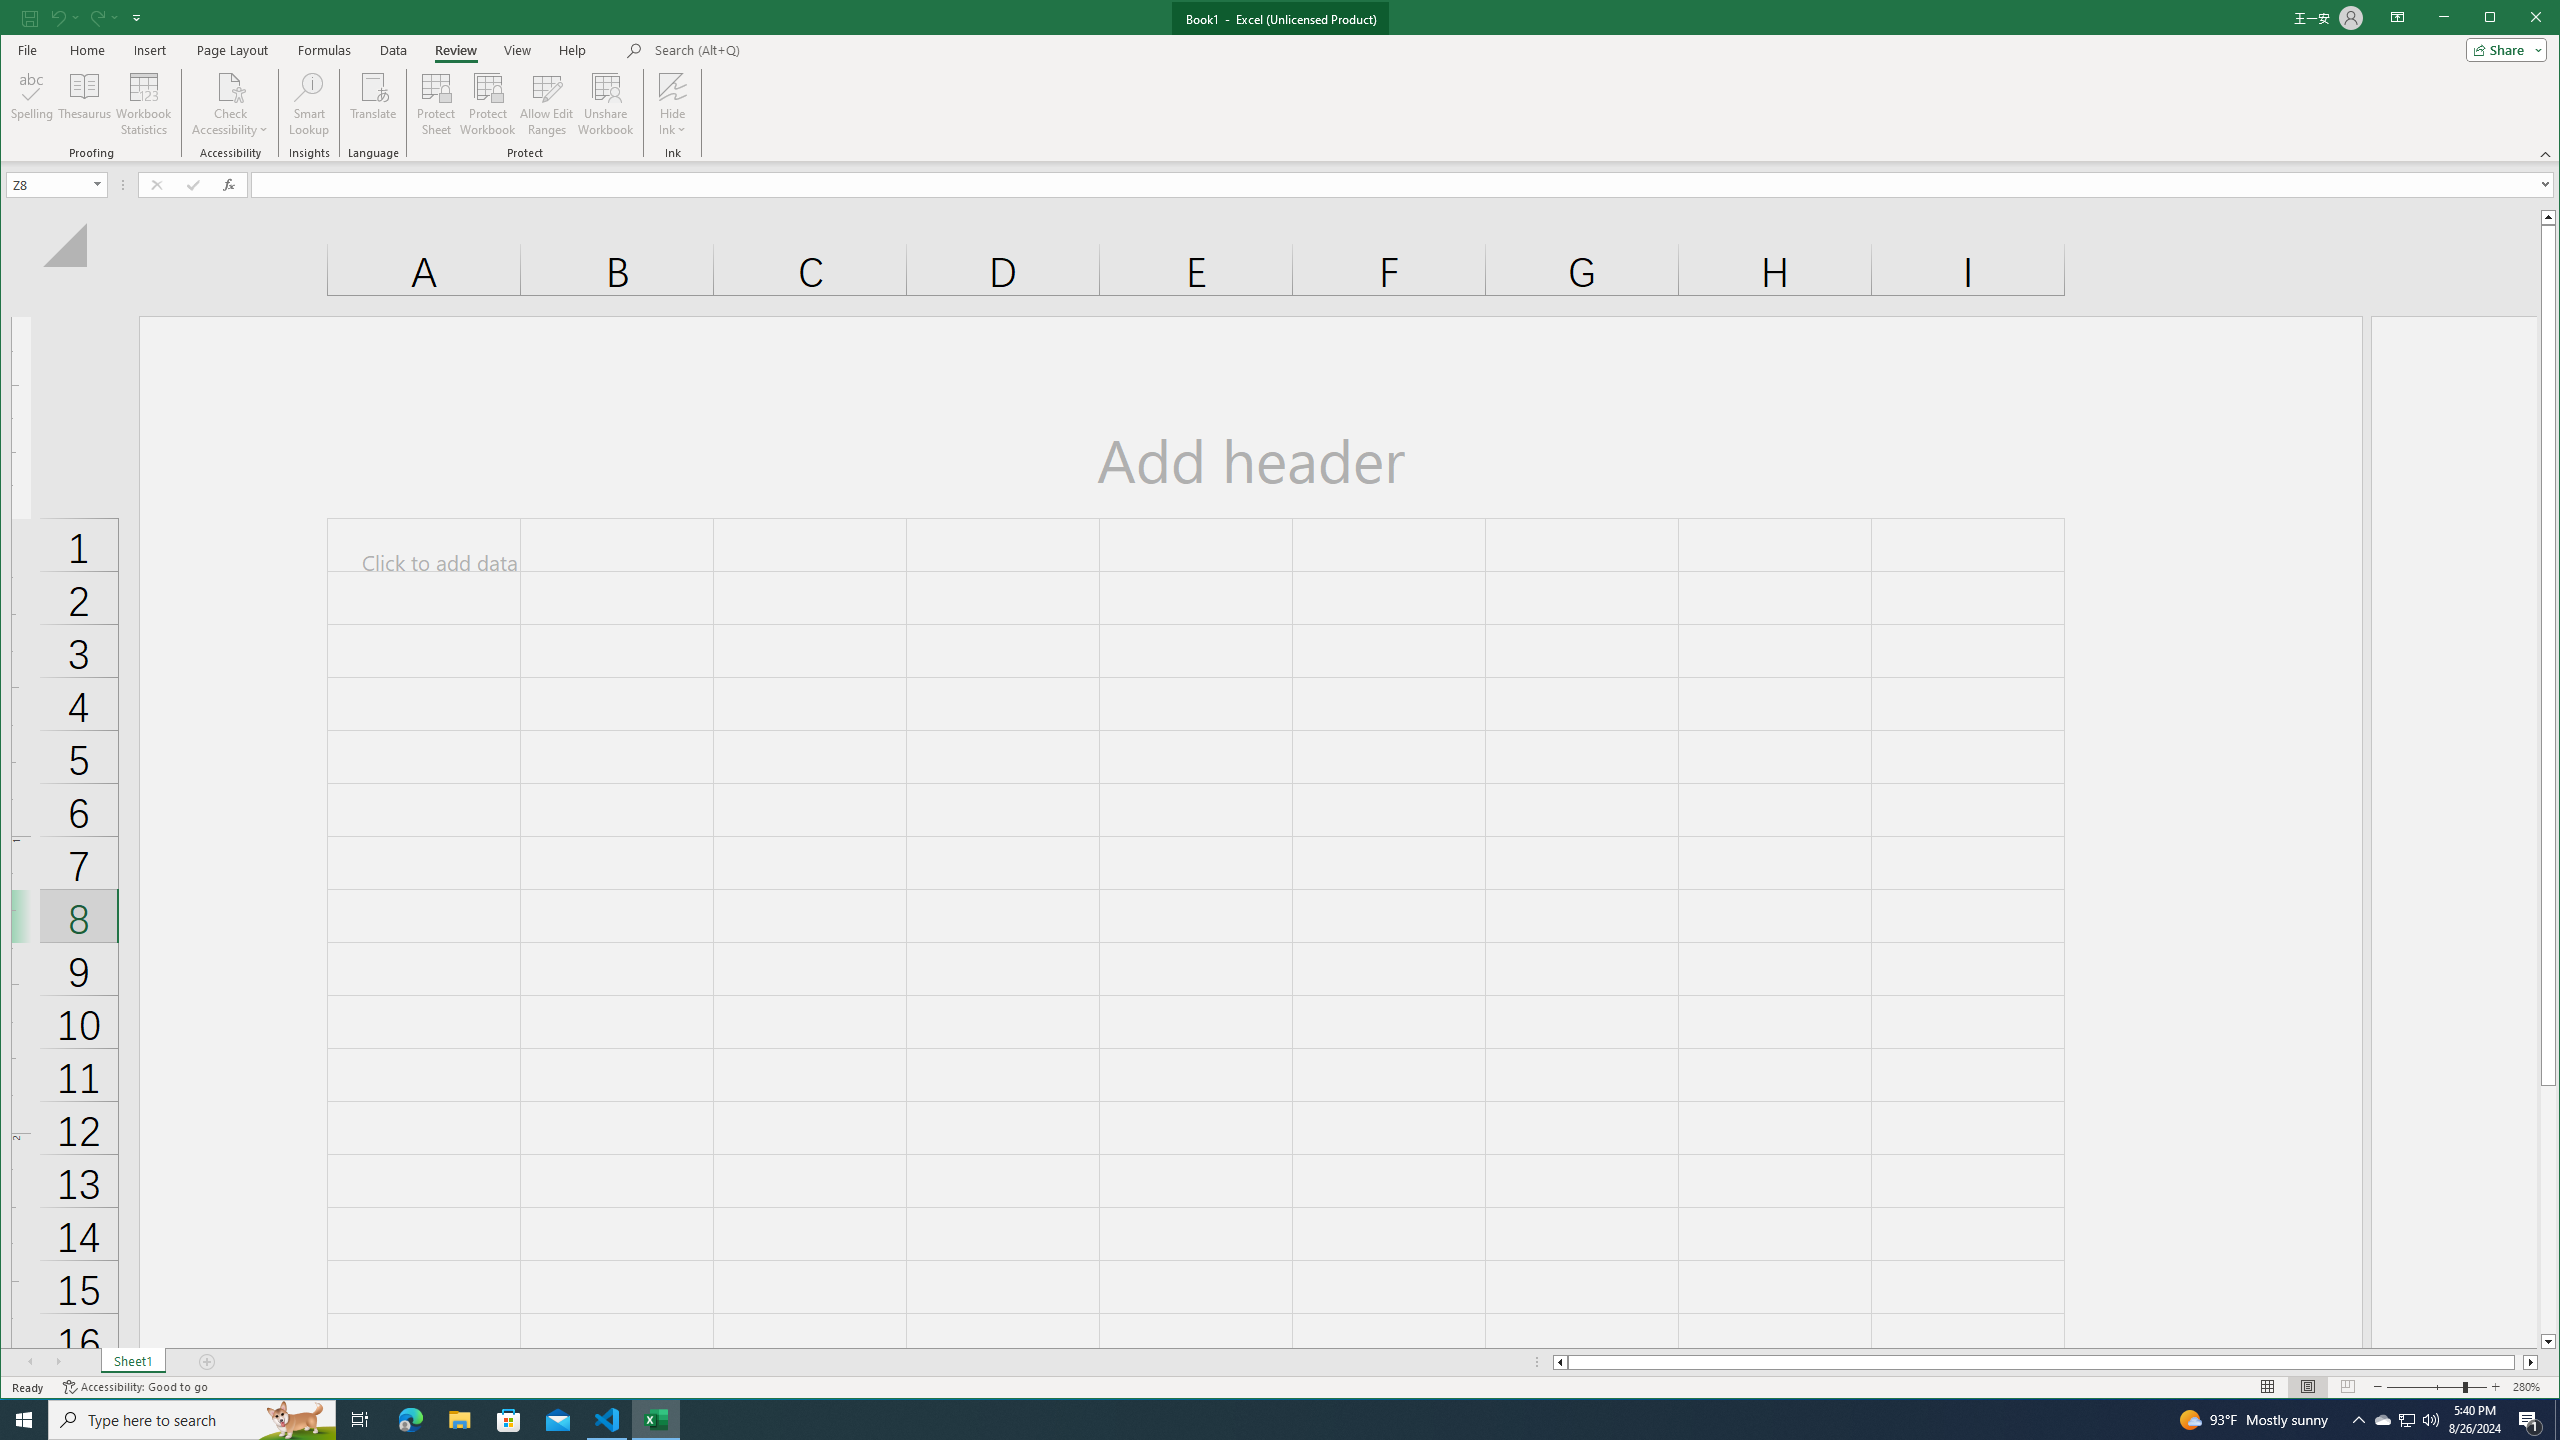 The image size is (2560, 1440). What do you see at coordinates (309, 103) in the screenshot?
I see `'Smart Lookup'` at bounding box center [309, 103].